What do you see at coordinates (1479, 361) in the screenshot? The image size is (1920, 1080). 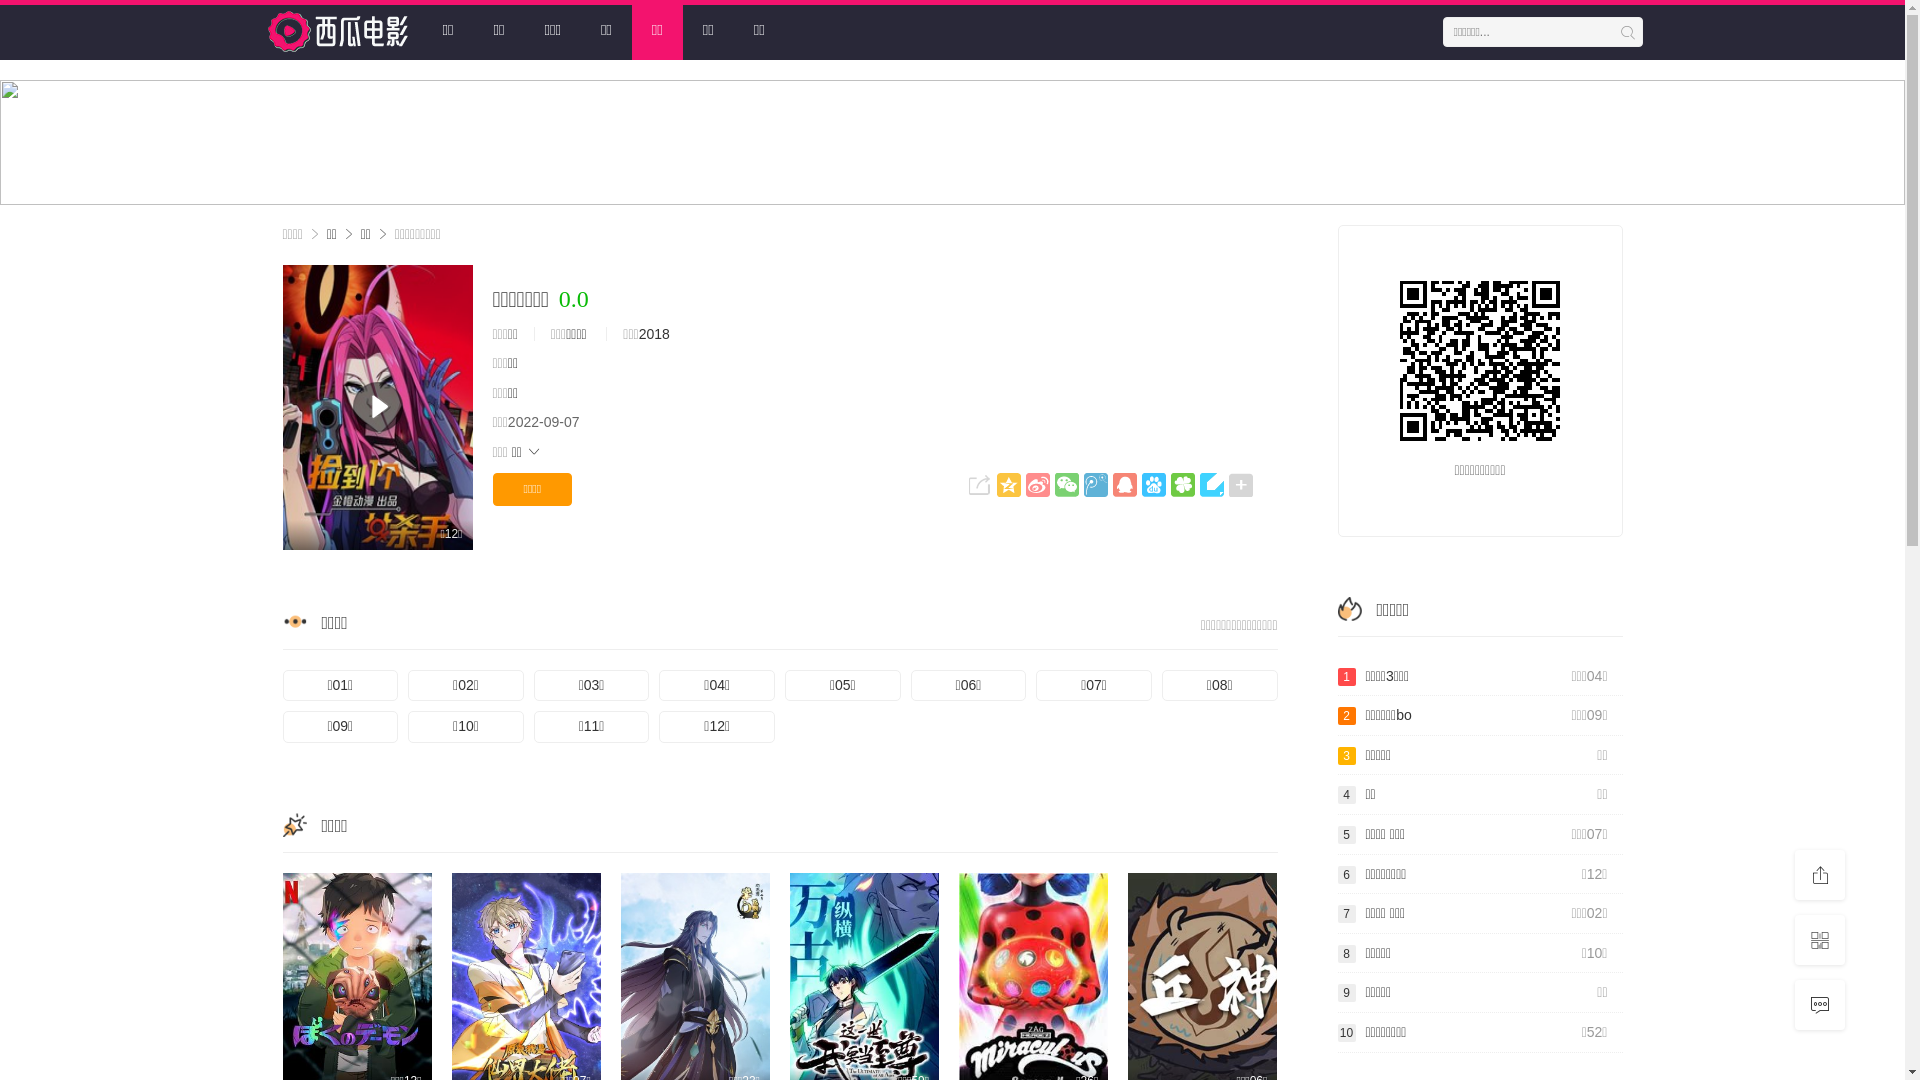 I see `'http://www.xiguac.com/vodhtml/46362.html?bqjmto=x0iv9'` at bounding box center [1479, 361].